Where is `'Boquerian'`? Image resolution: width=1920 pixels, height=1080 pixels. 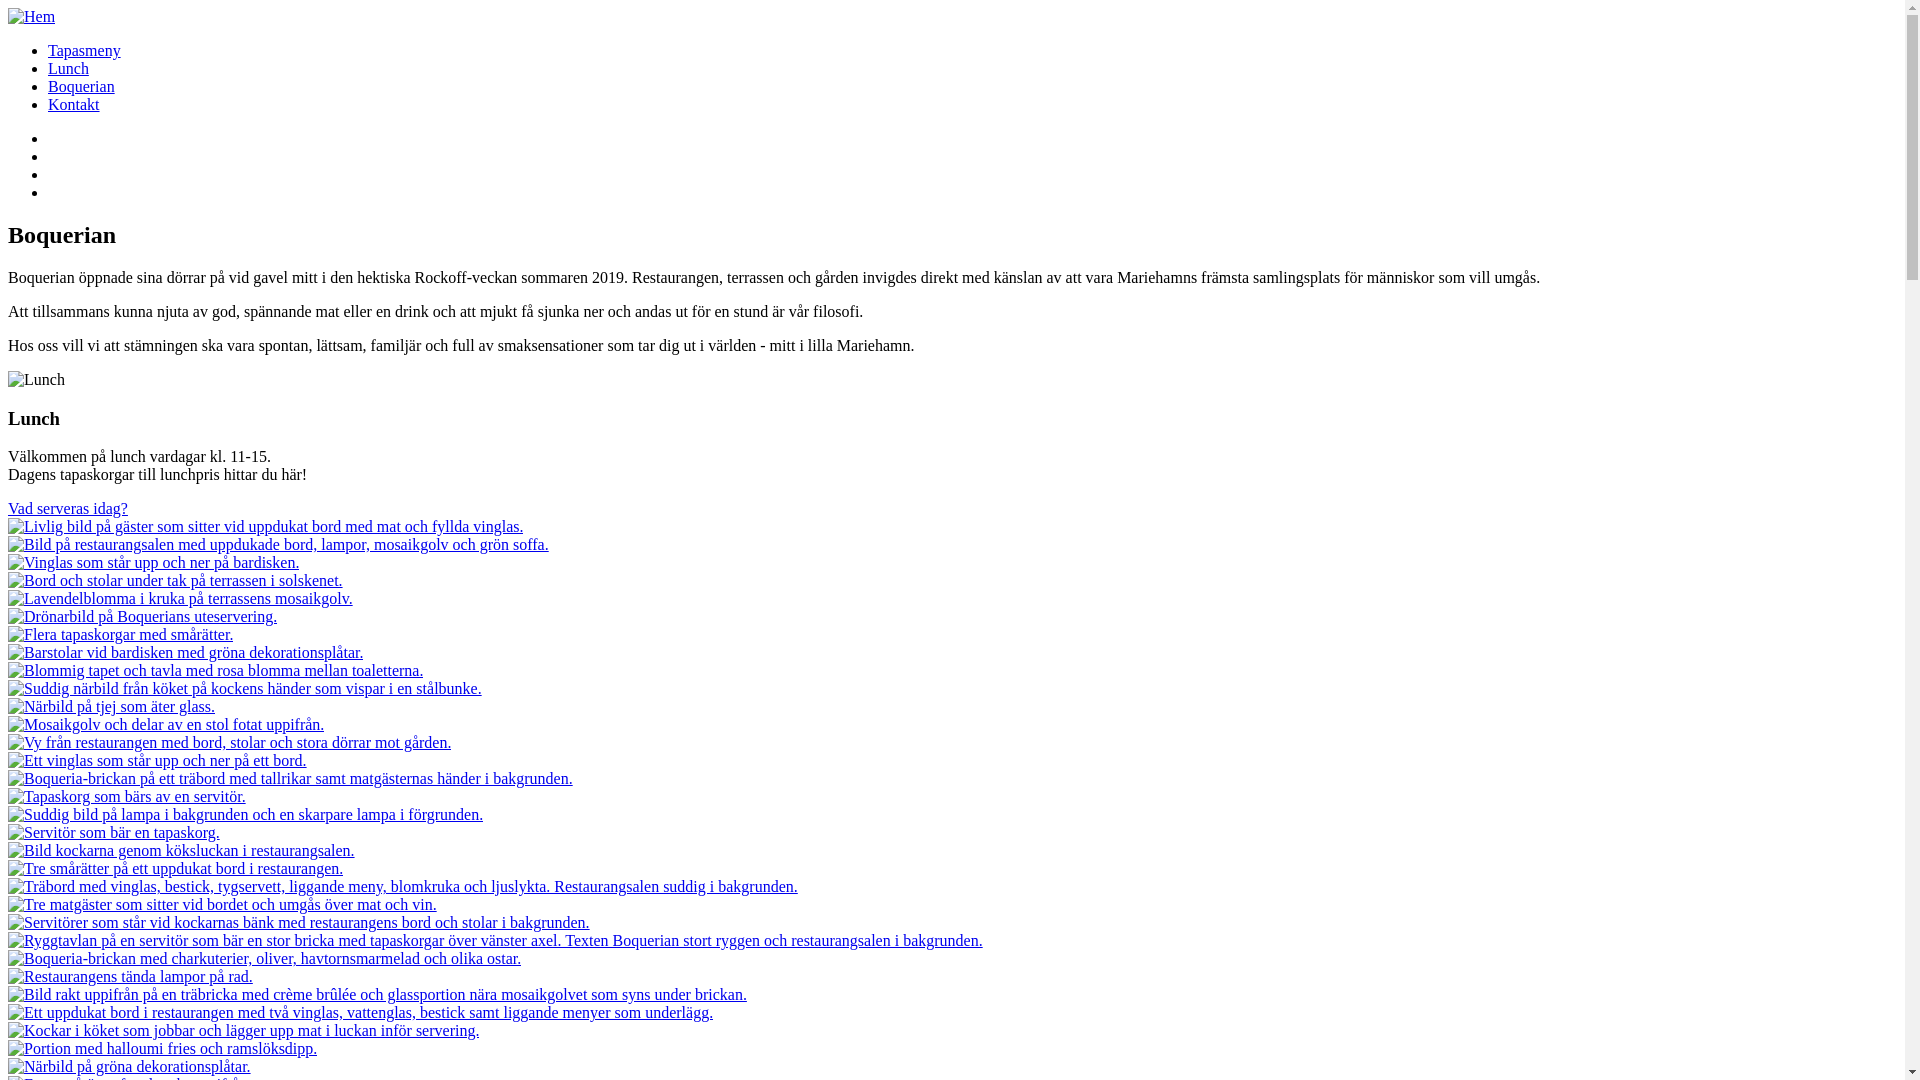 'Boquerian' is located at coordinates (80, 85).